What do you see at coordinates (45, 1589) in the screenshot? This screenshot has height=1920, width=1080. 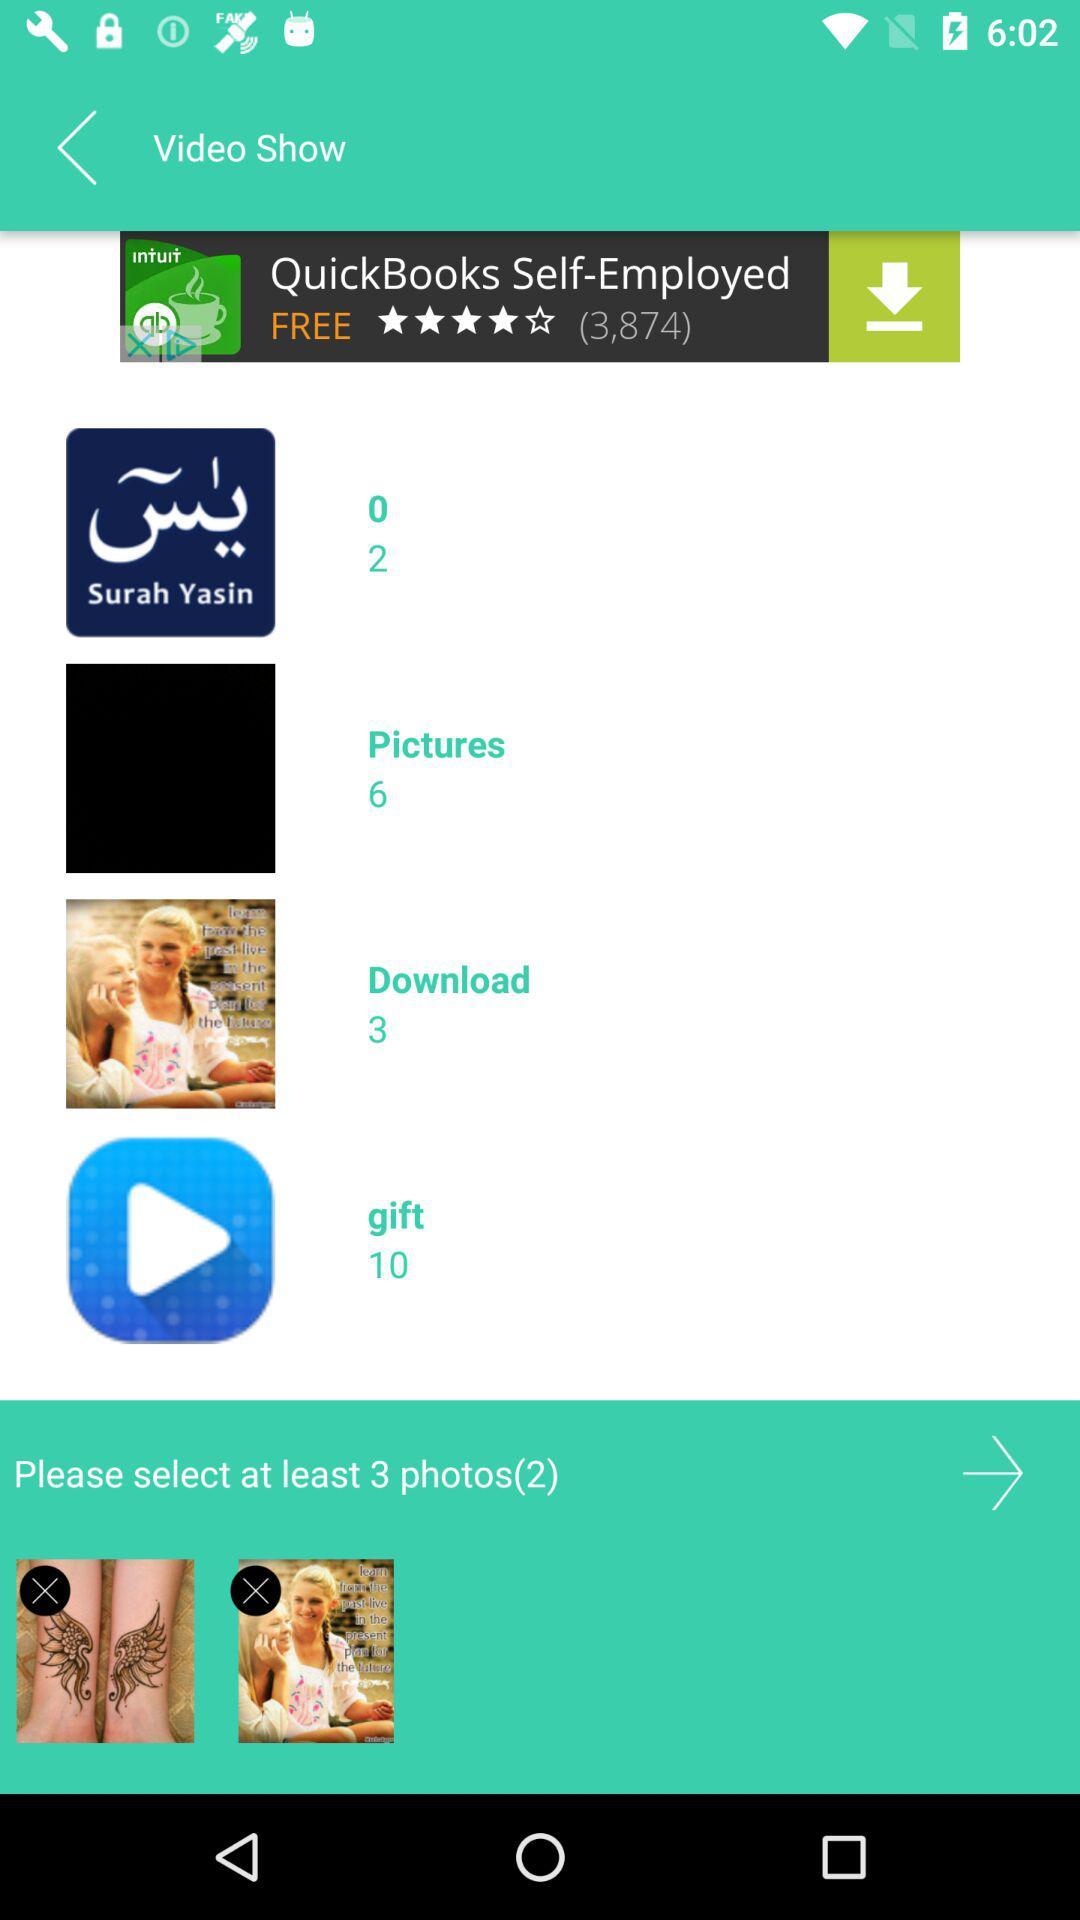 I see `advertisements` at bounding box center [45, 1589].